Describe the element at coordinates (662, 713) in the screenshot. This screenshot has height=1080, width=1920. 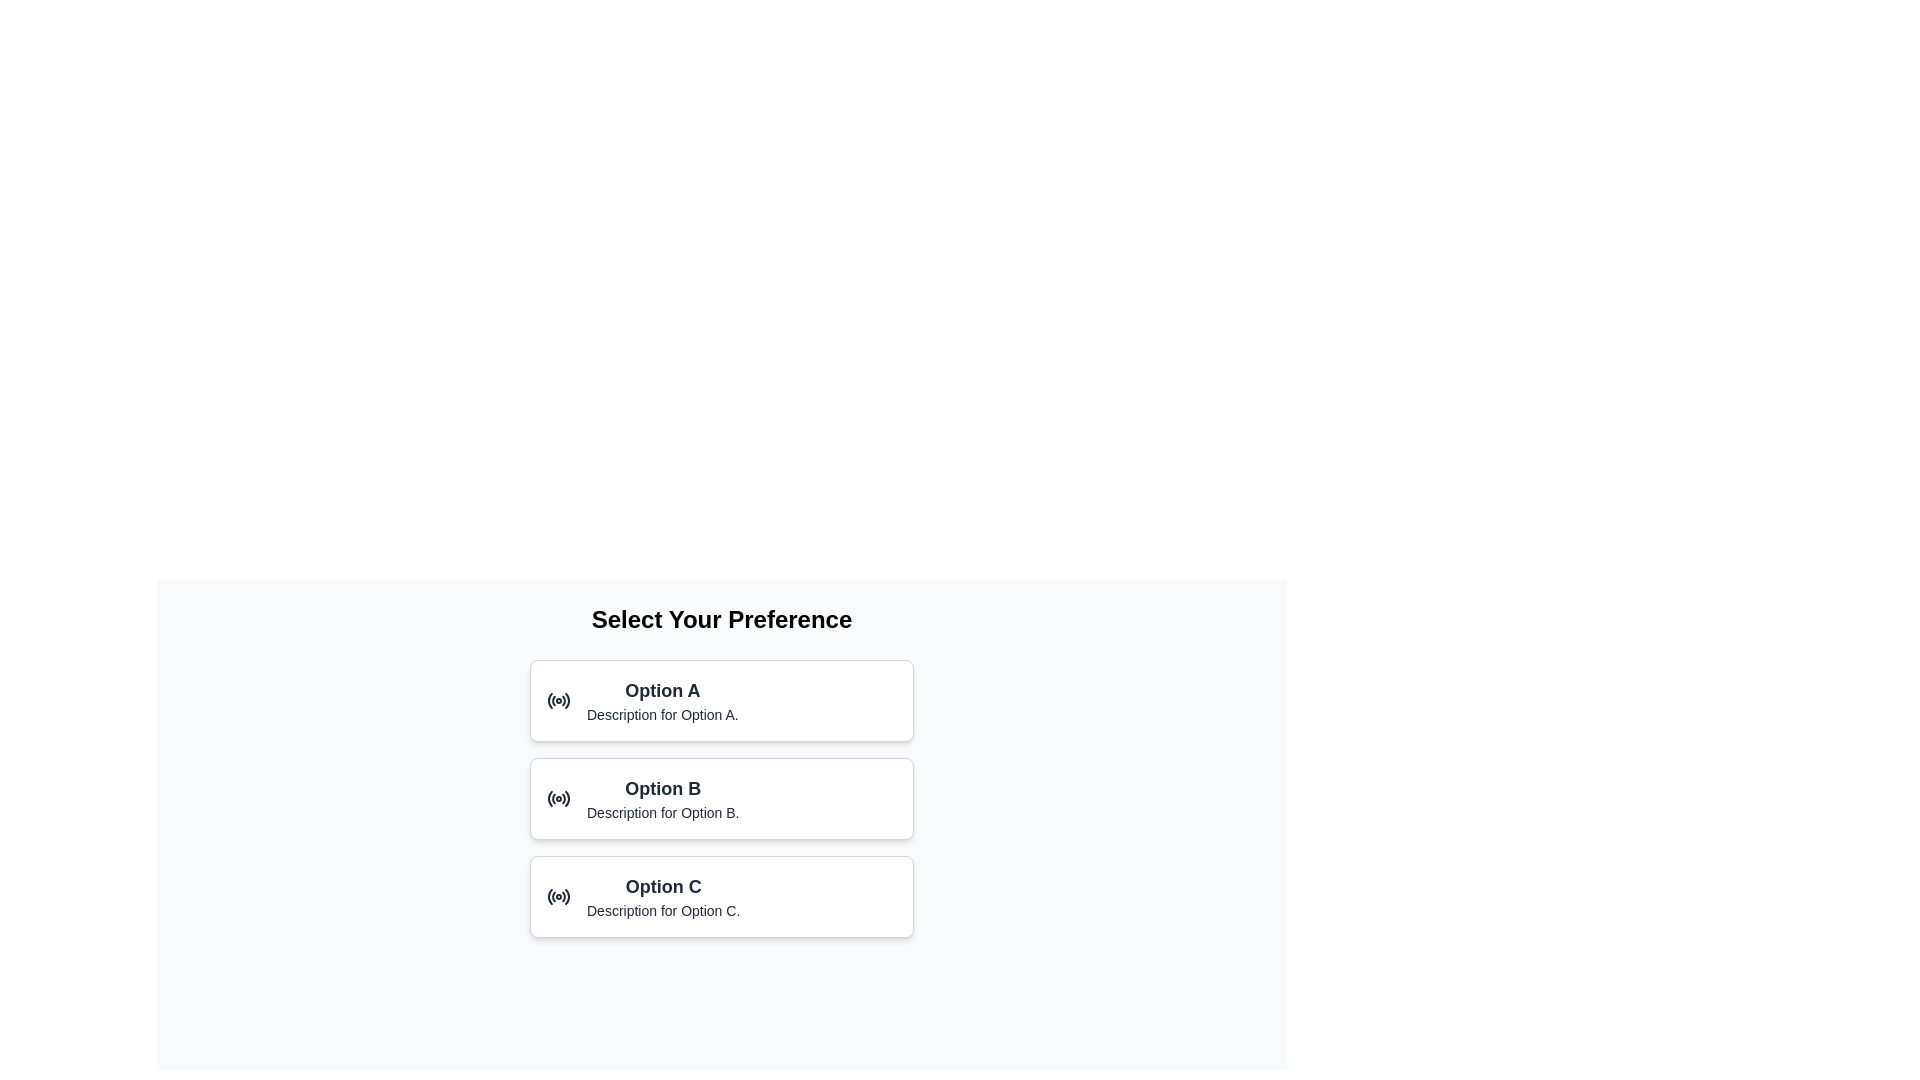
I see `the text block containing 'Description for Option A.' which is located below the title 'Option A' in the card layout` at that location.